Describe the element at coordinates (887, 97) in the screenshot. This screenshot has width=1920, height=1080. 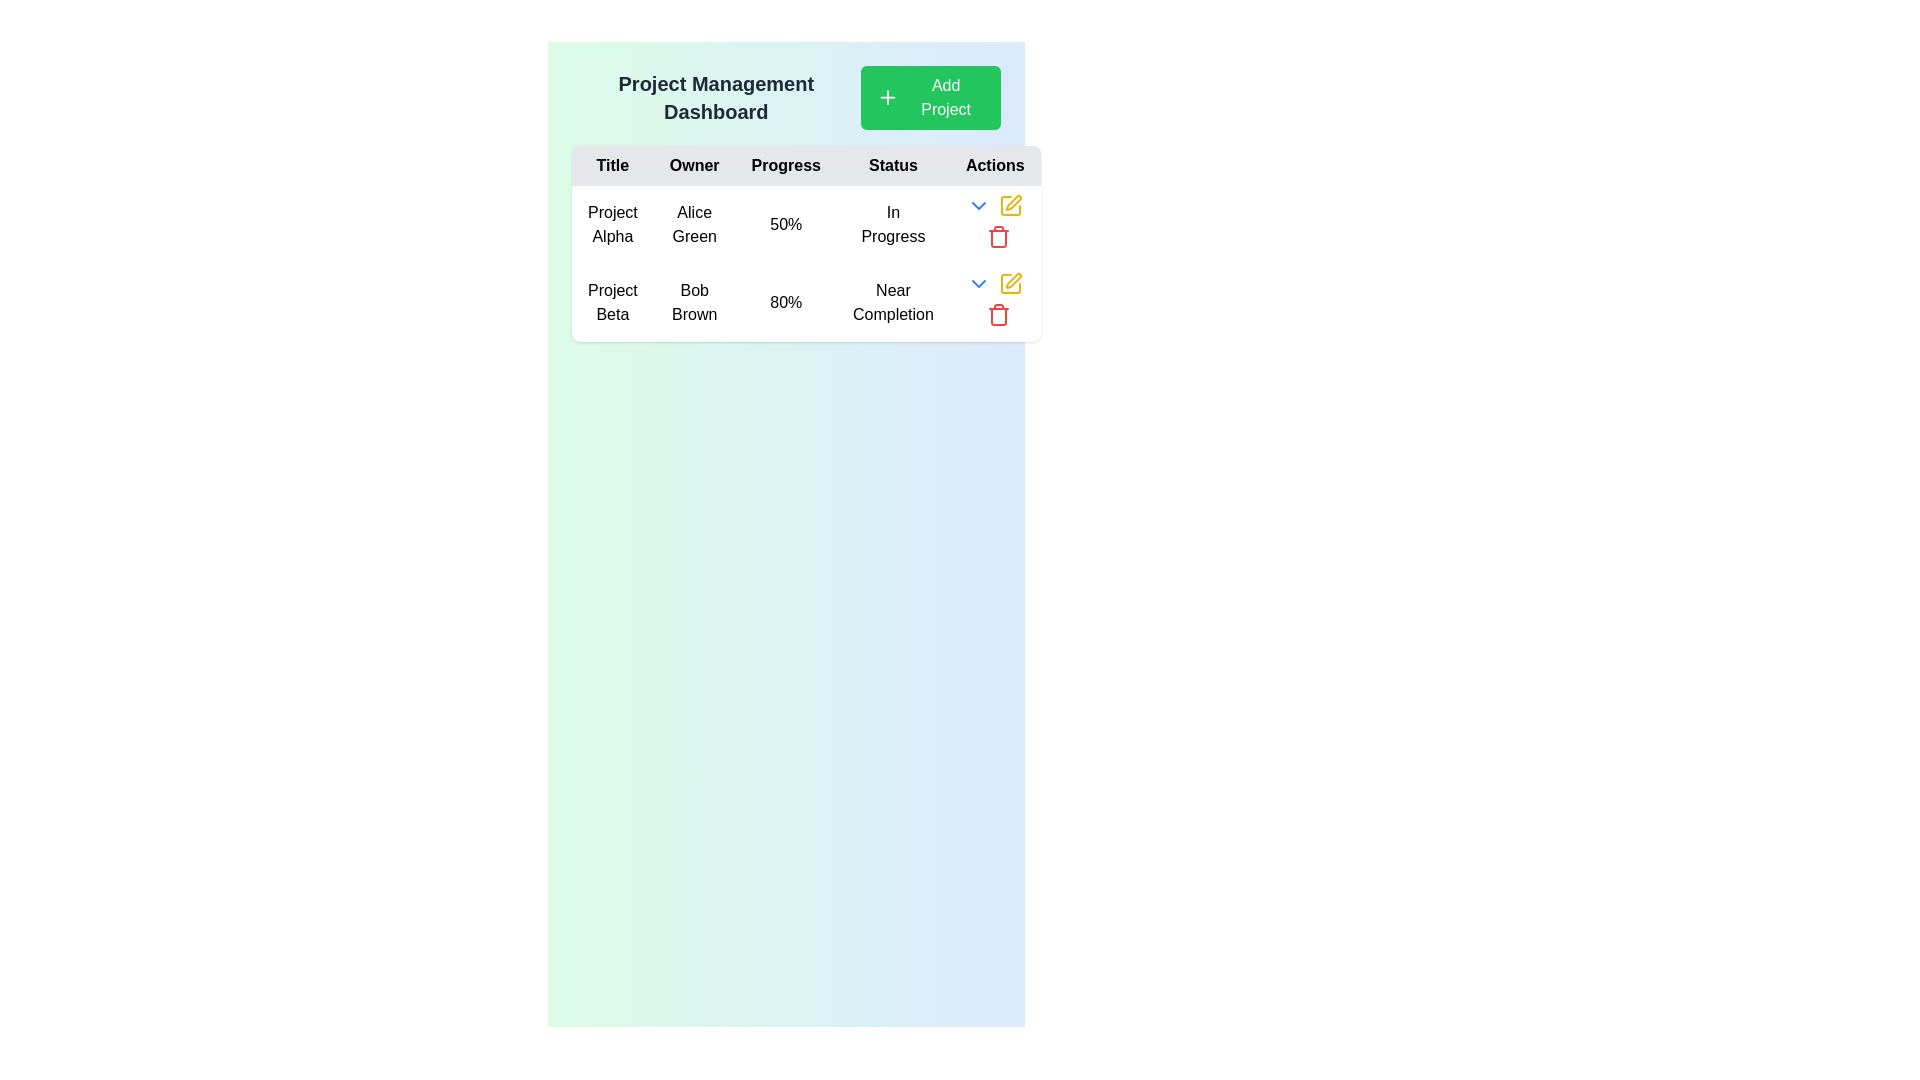
I see `the minimalistic green plus icon located in the top-right corner of the application interface, which is positioned inline to the left of the 'Add Project' text` at that location.